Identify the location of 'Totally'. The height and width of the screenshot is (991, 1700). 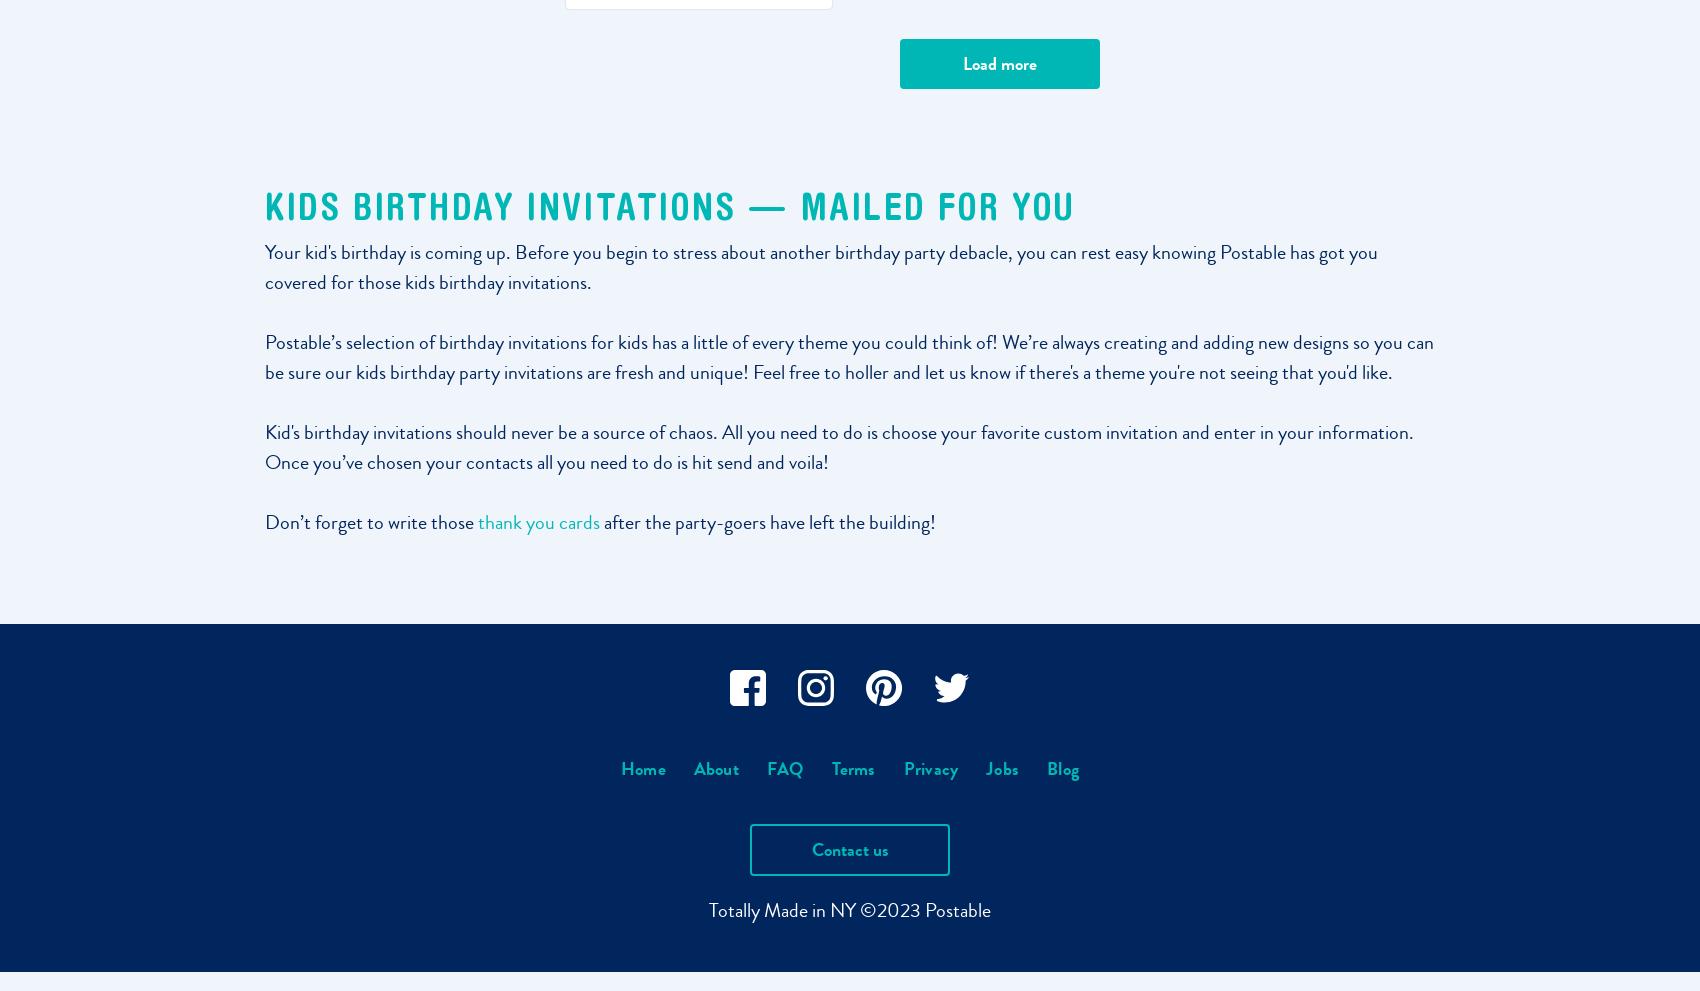
(709, 908).